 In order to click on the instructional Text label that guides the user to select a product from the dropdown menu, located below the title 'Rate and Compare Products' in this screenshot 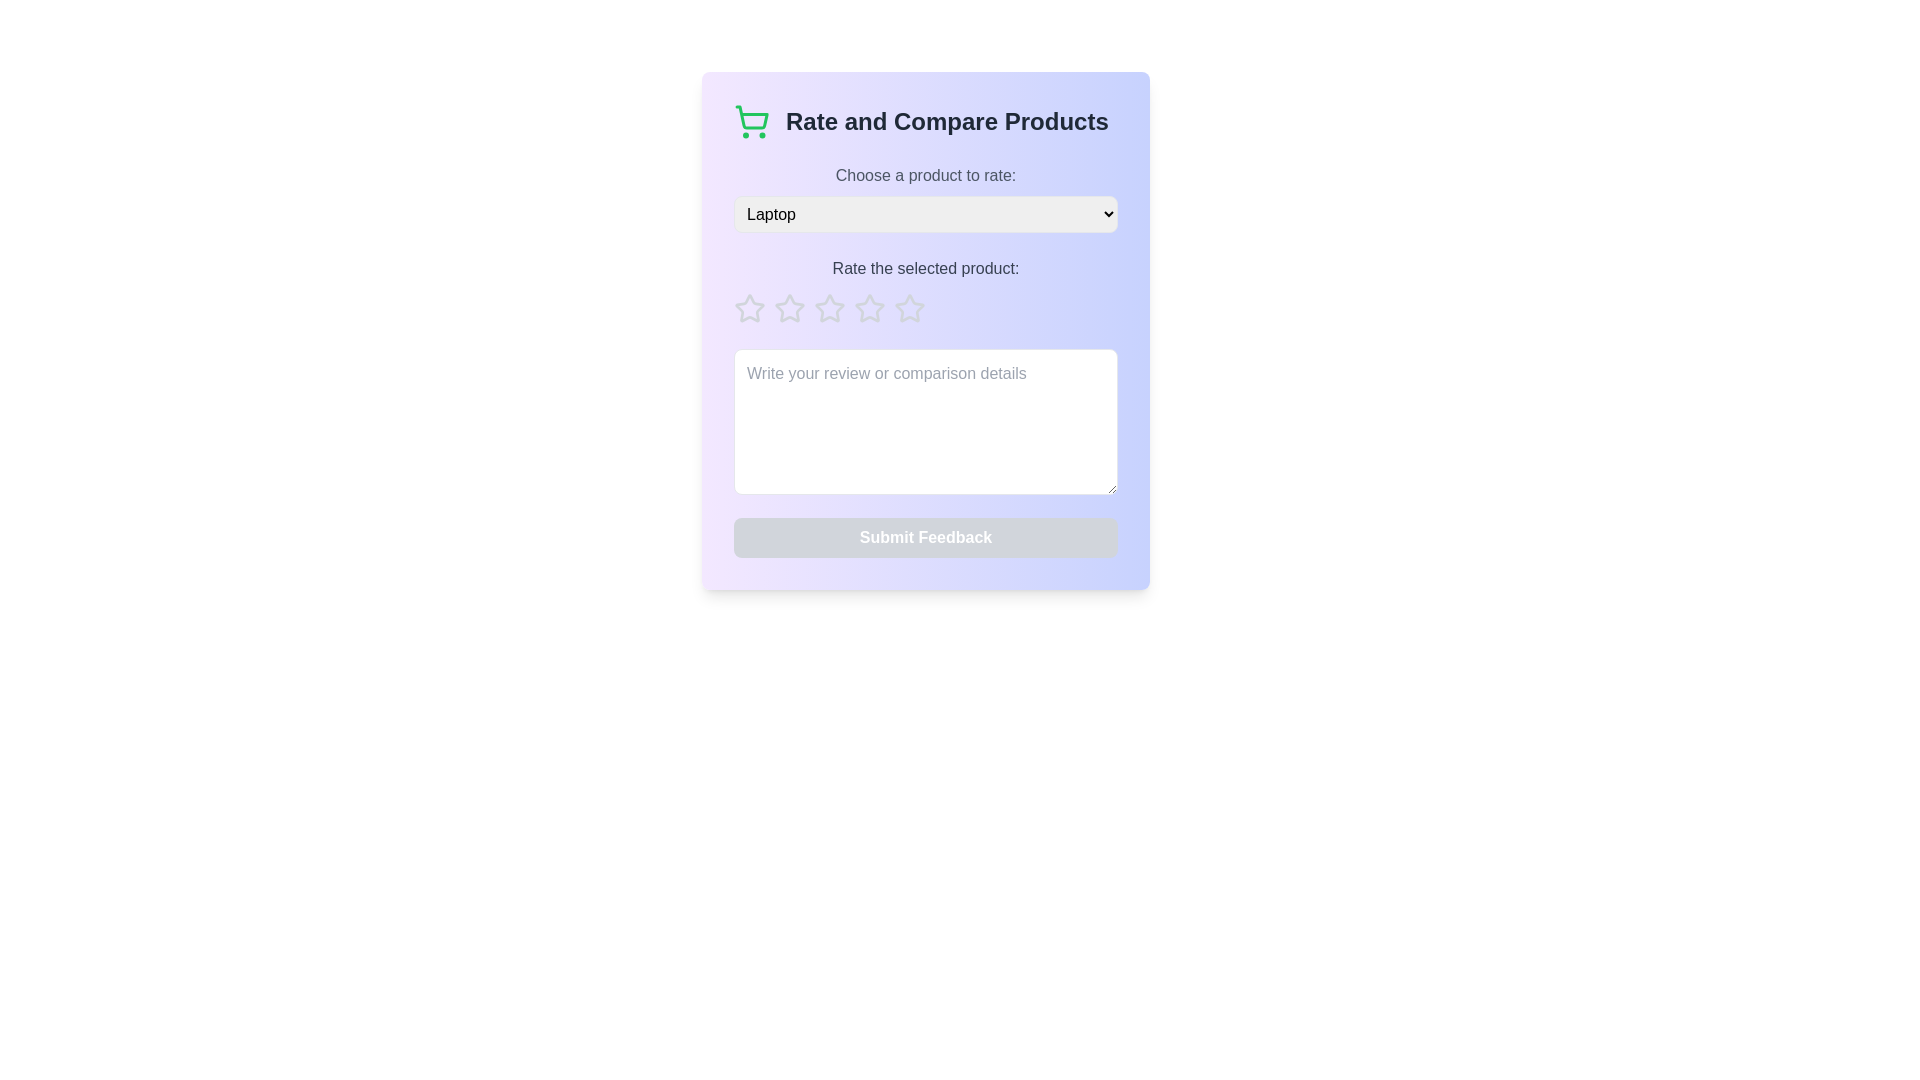, I will do `click(925, 175)`.